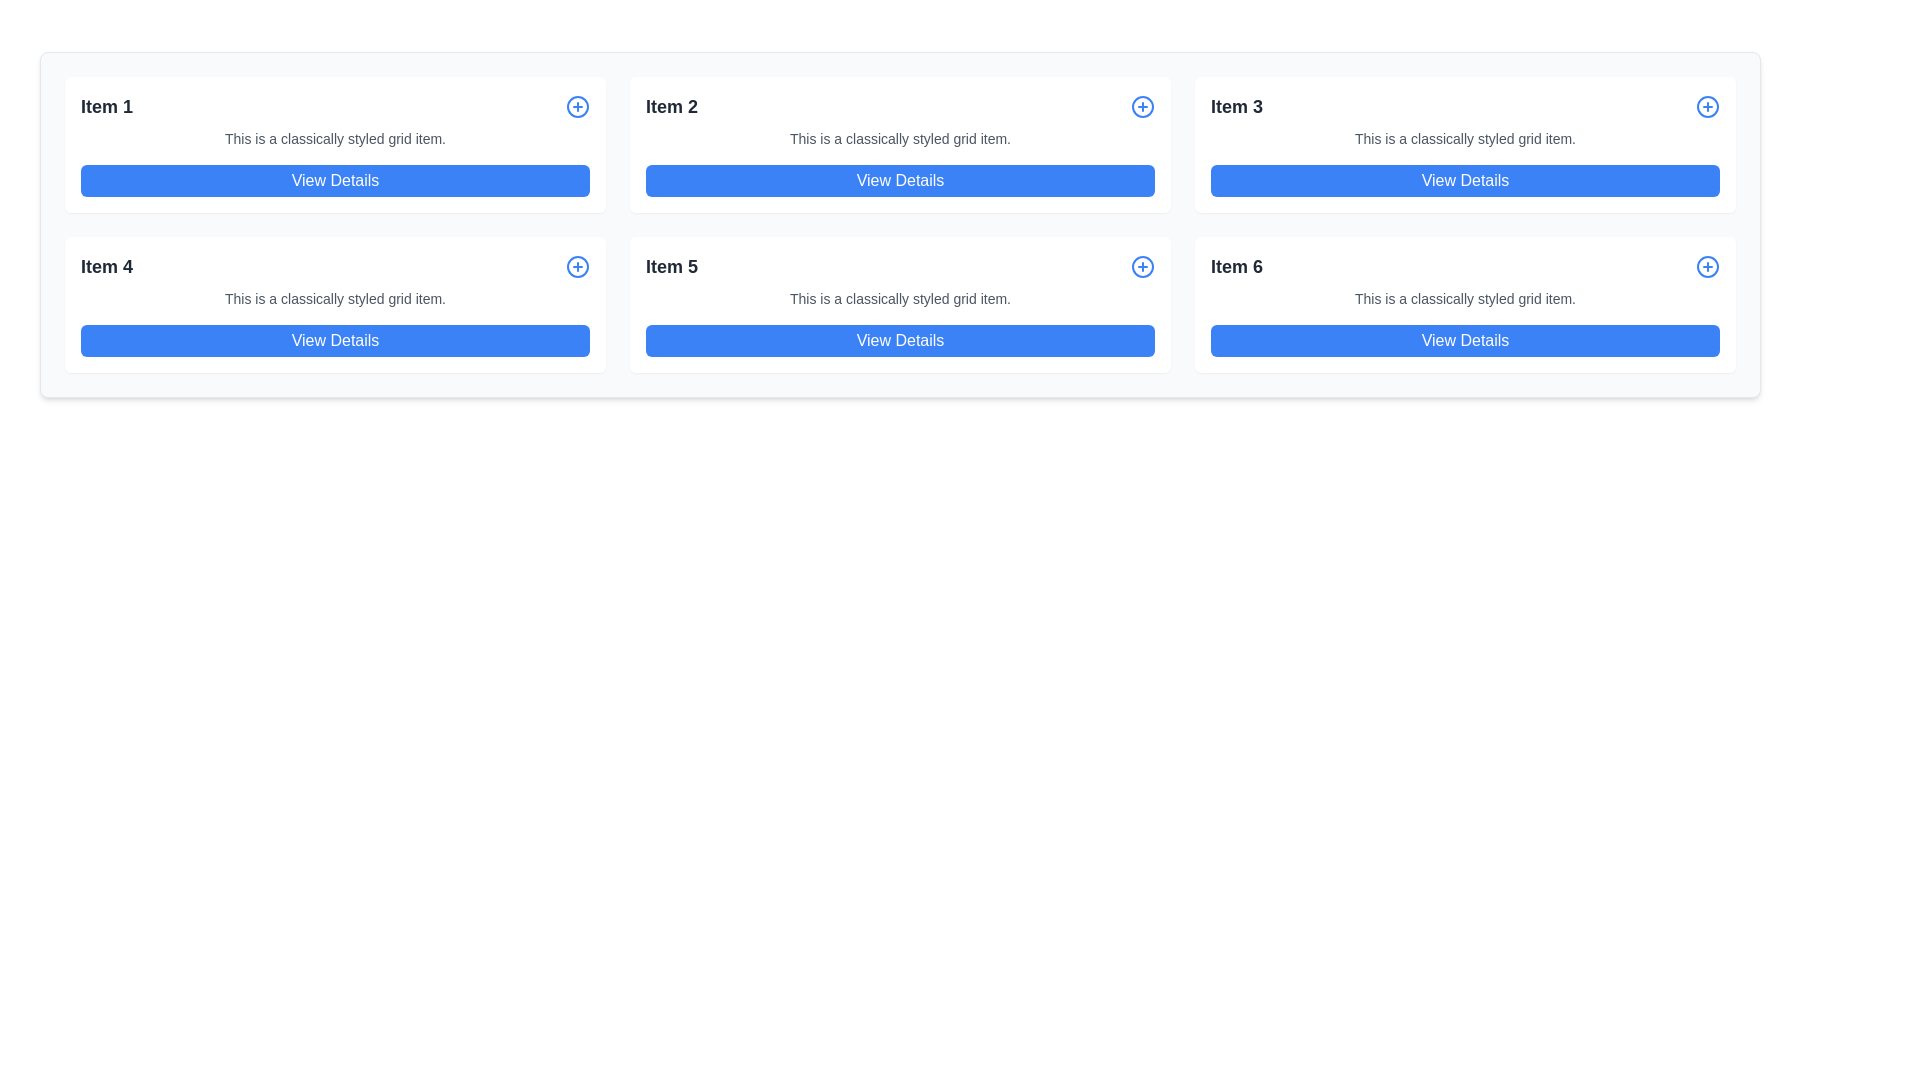  I want to click on the non-interactive Text label that provides additional information about the grid item 'Item 5', located below the title 'Item 5' and above the 'View Details' button, so click(899, 299).